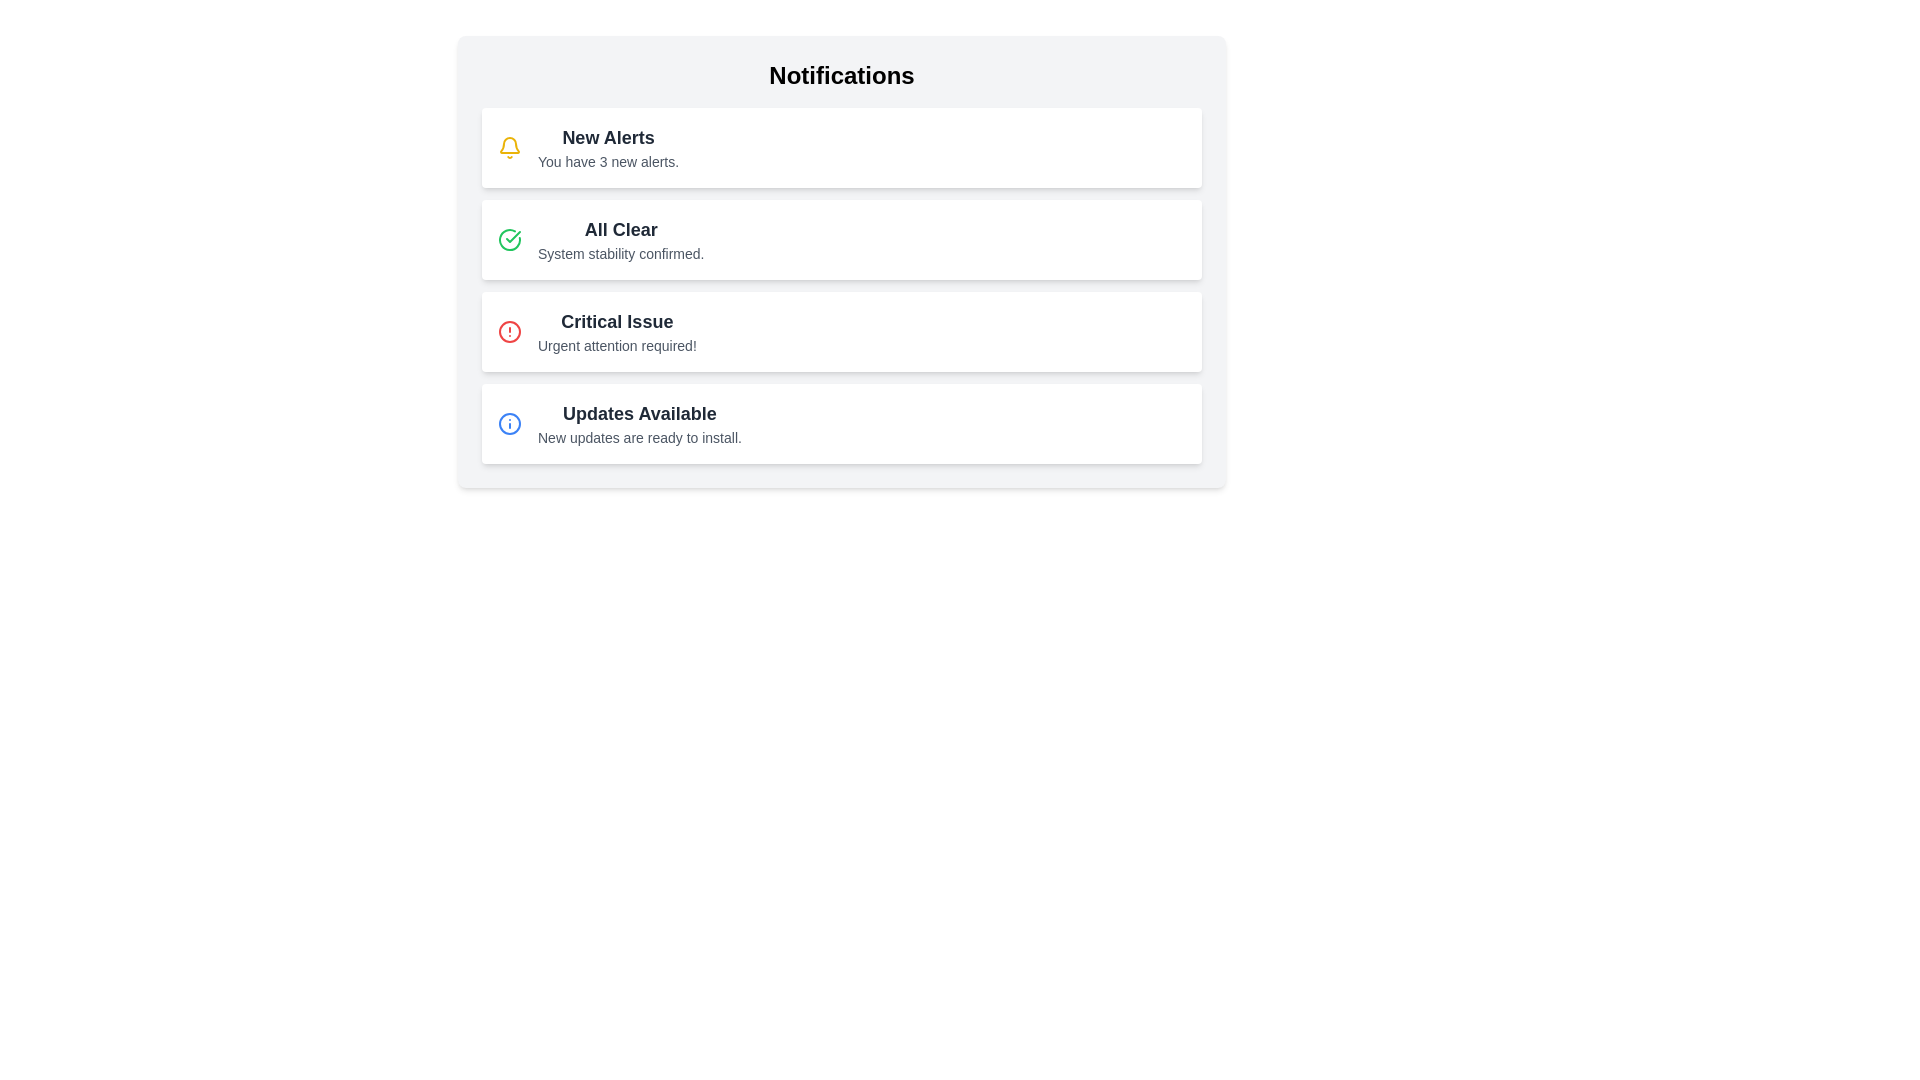  I want to click on red circular icon with an alert symbol located on the left side of the card titled 'Critical Issue' in the notification panel, so click(509, 330).